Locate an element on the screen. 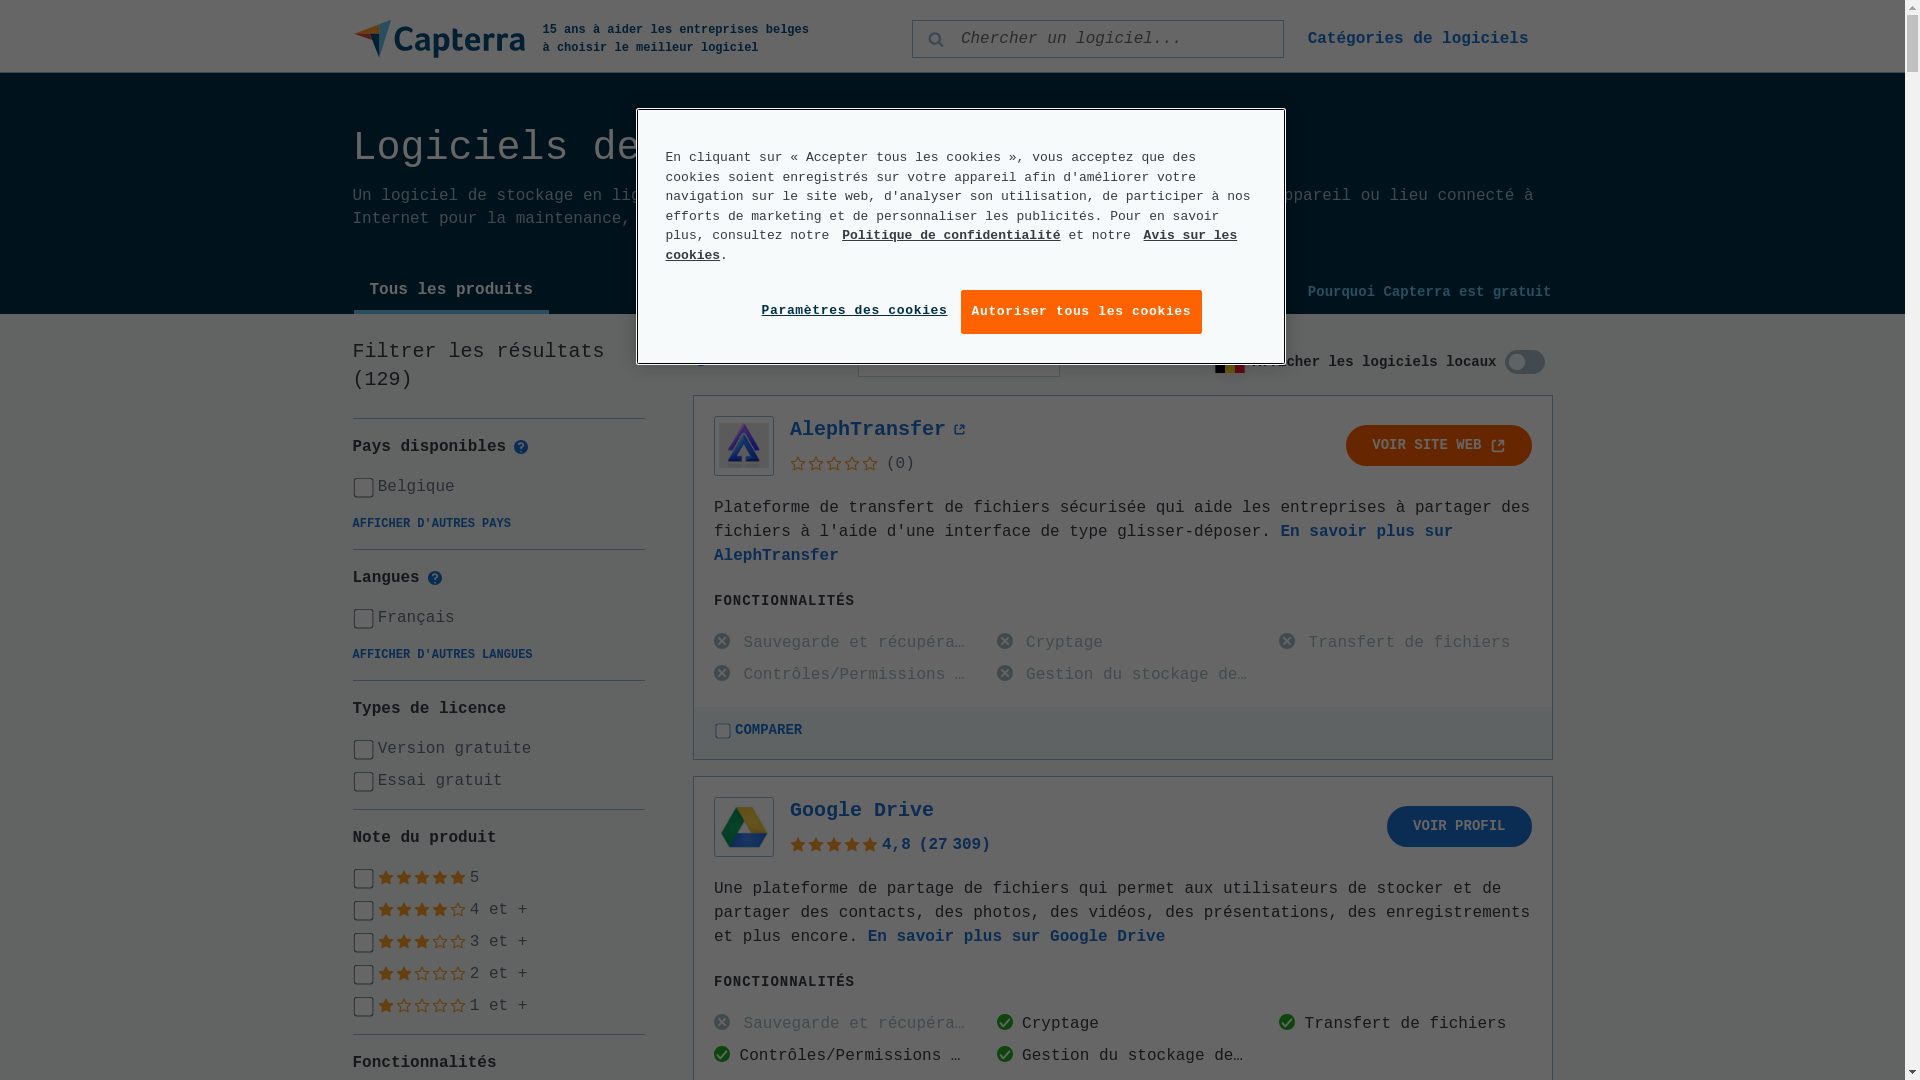  'Pourquoi Capterra est gratuit' is located at coordinates (1429, 292).